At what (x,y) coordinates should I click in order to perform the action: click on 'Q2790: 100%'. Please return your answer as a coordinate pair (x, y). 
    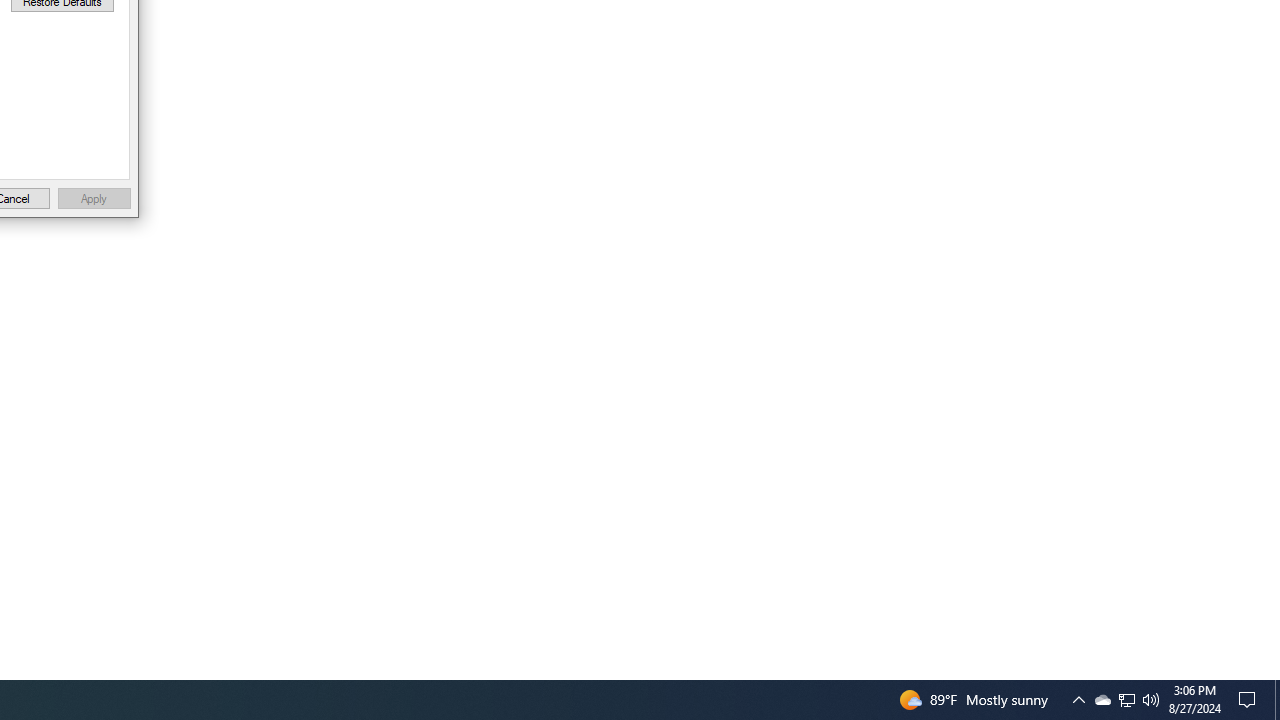
    Looking at the image, I should click on (1151, 698).